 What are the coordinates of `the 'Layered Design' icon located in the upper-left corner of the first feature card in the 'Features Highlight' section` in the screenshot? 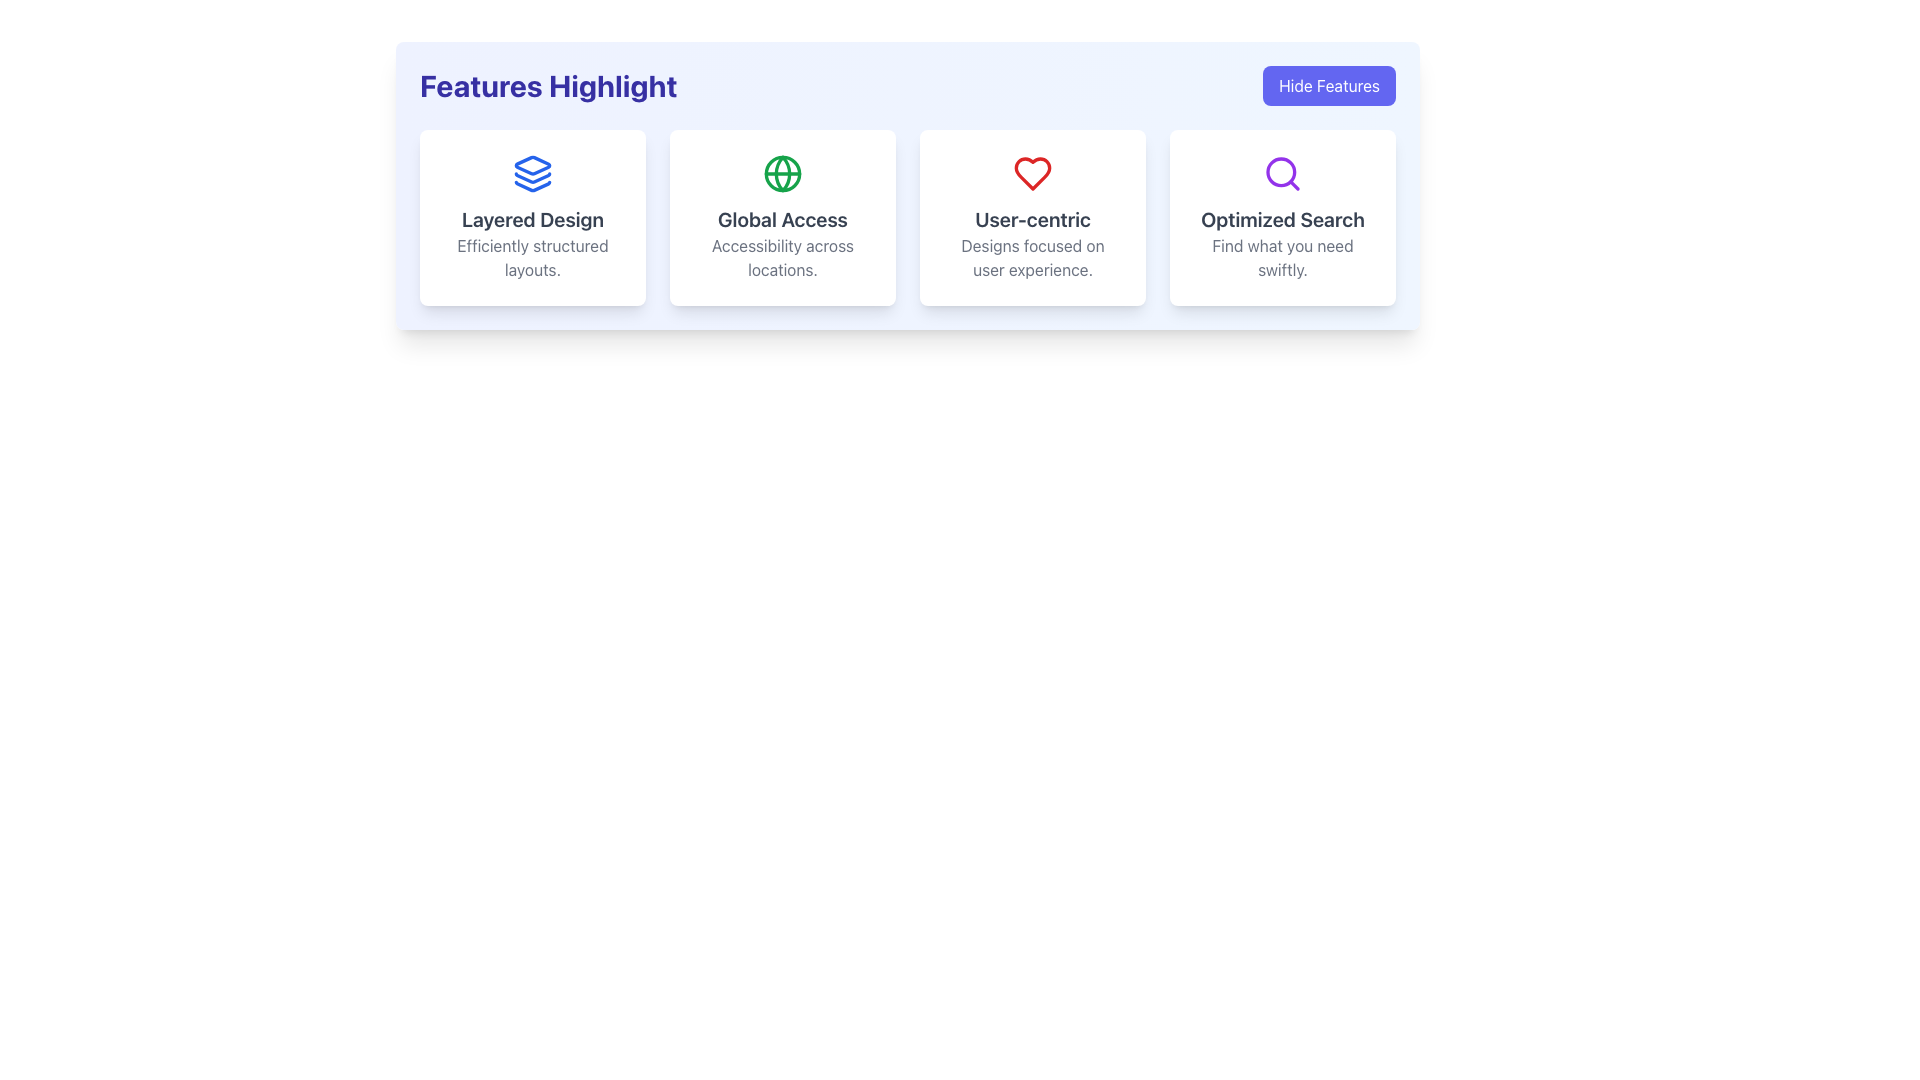 It's located at (532, 164).